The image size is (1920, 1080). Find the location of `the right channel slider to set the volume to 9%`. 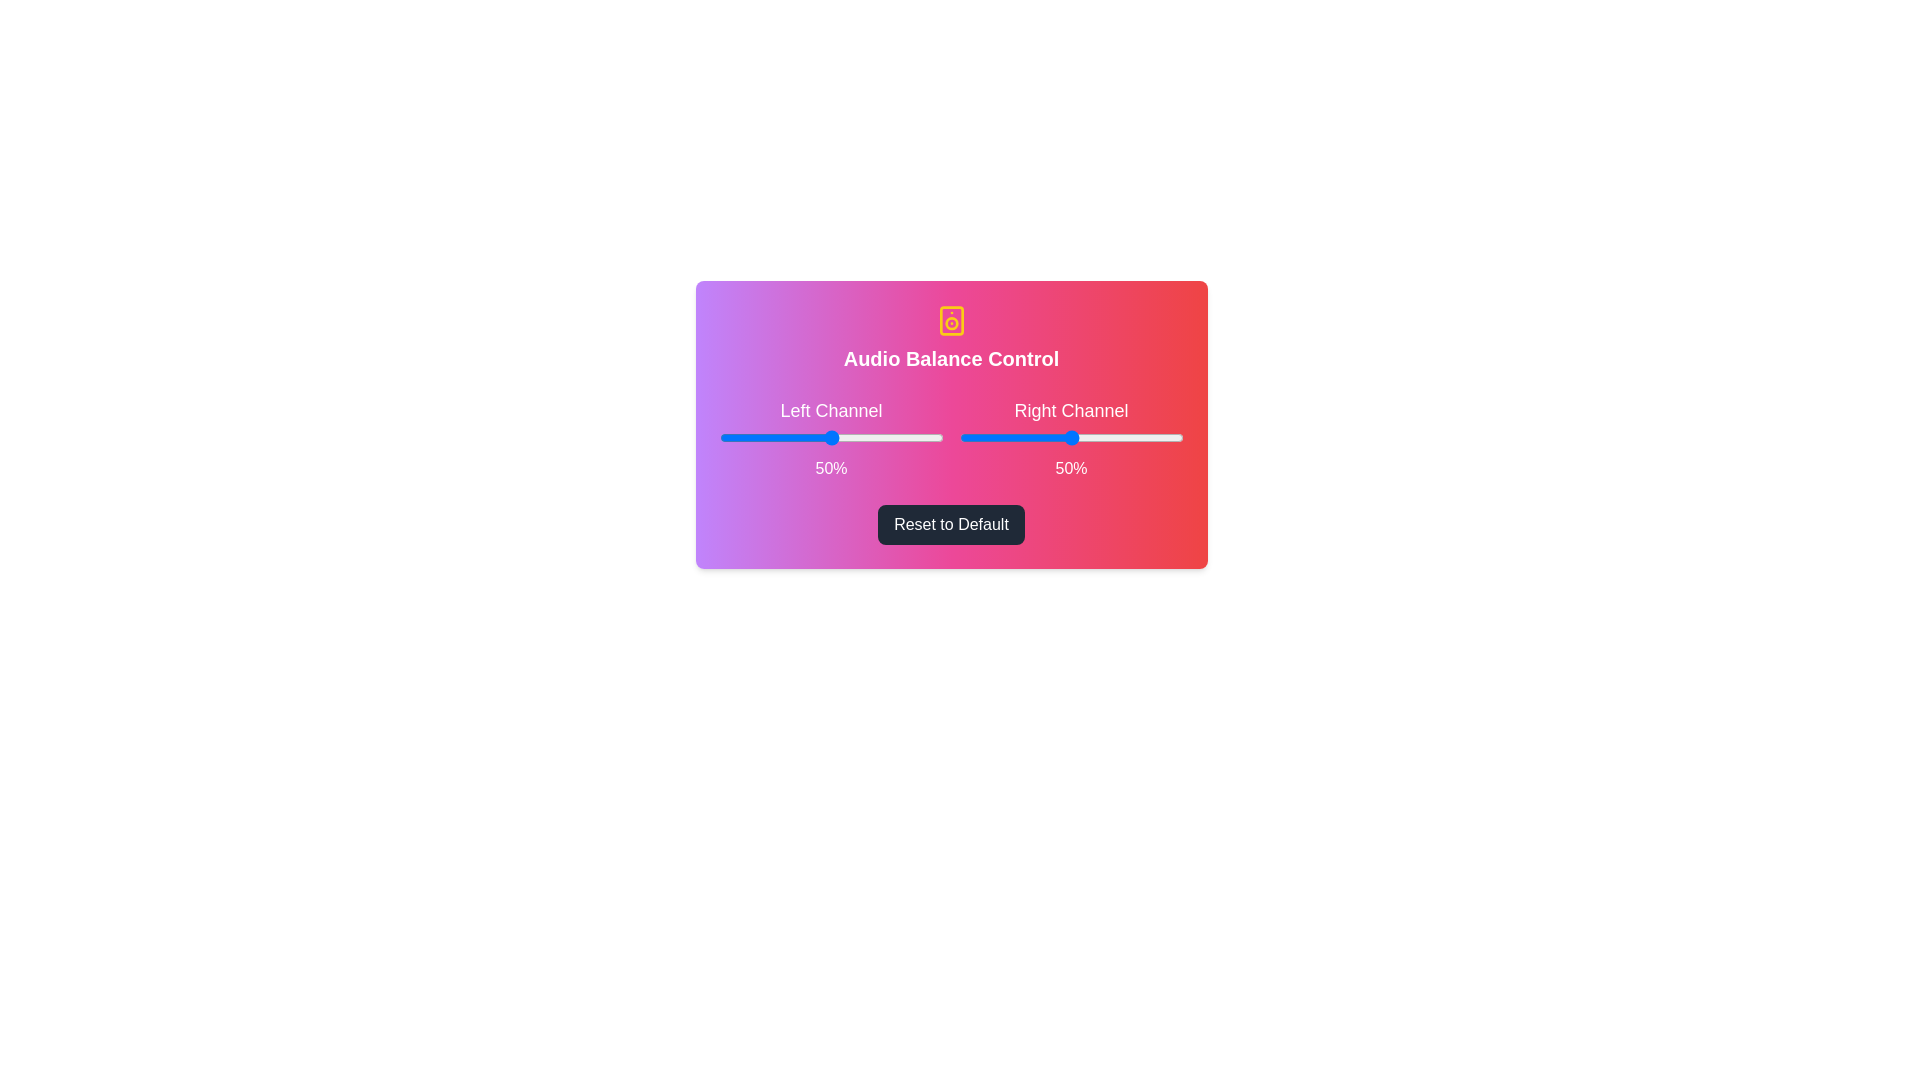

the right channel slider to set the volume to 9% is located at coordinates (979, 437).